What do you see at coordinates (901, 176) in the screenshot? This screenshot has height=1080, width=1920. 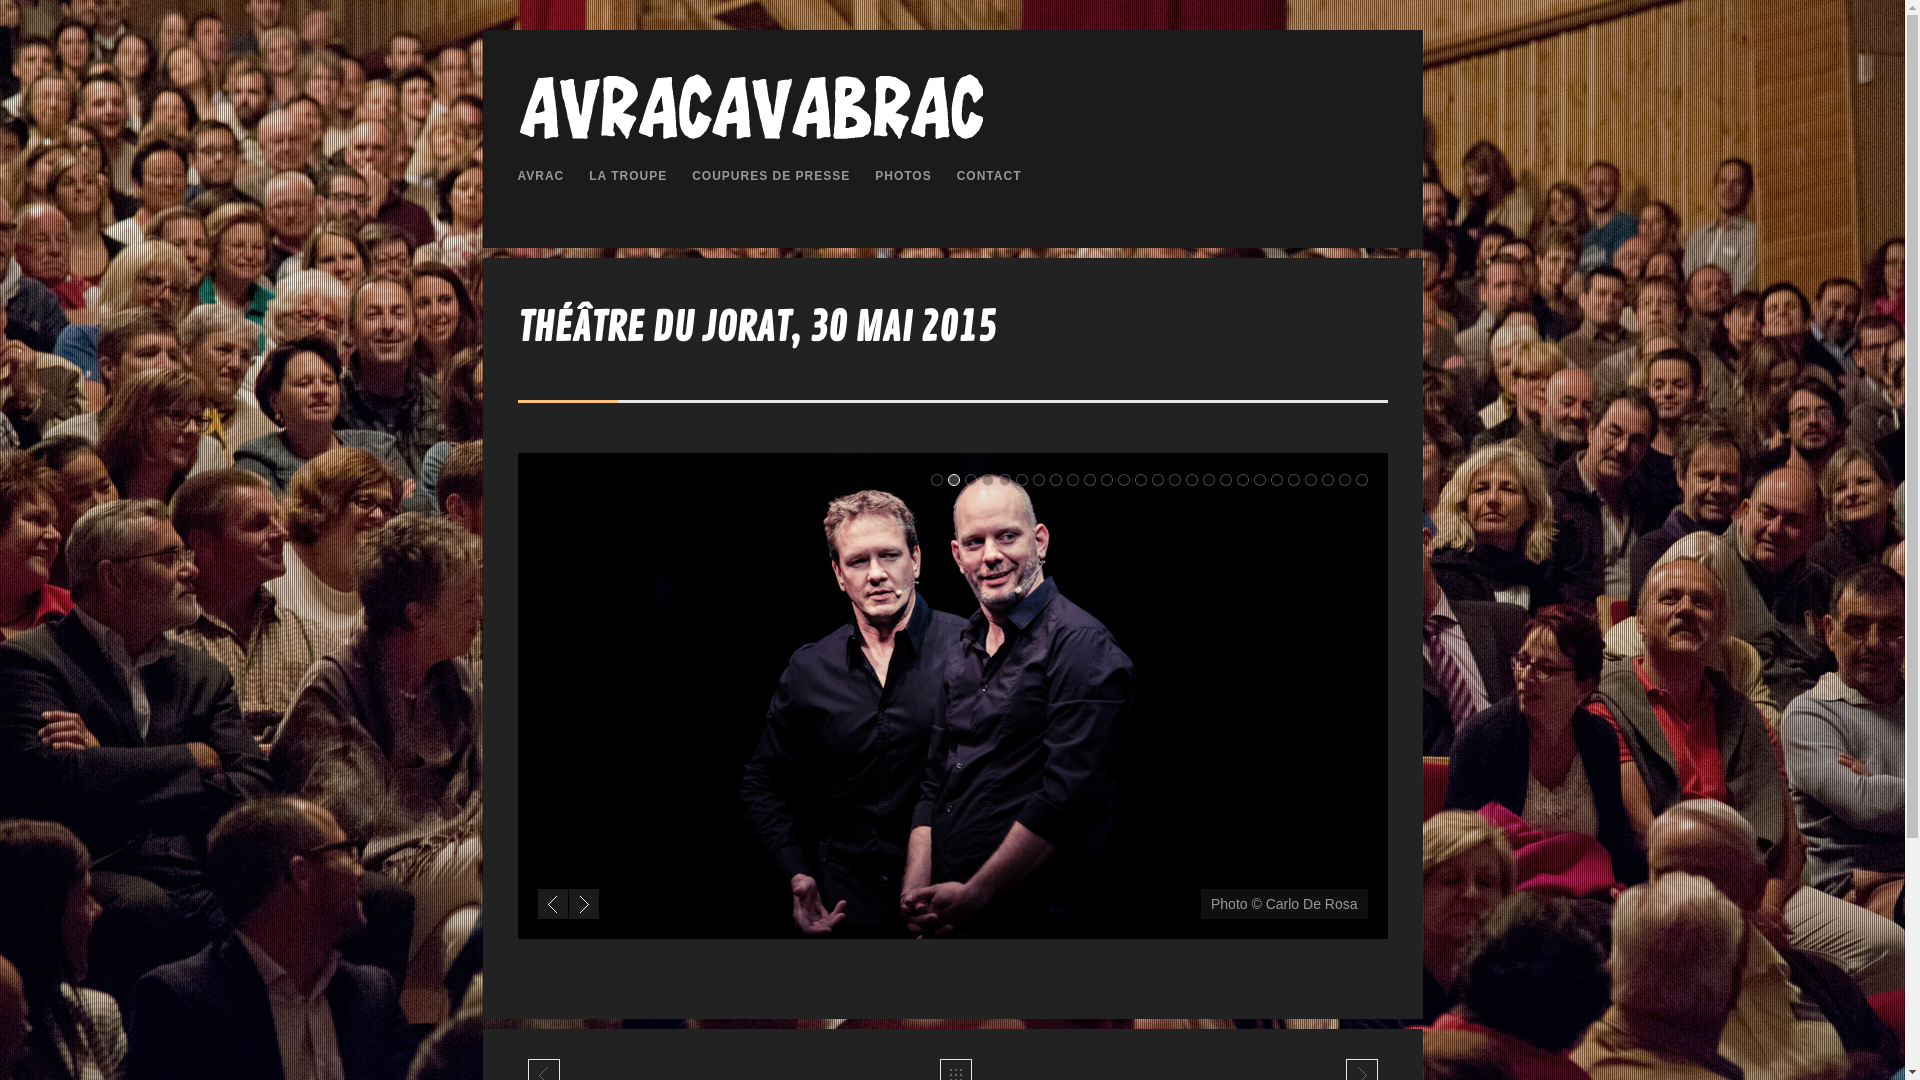 I see `'PHOTOS'` at bounding box center [901, 176].